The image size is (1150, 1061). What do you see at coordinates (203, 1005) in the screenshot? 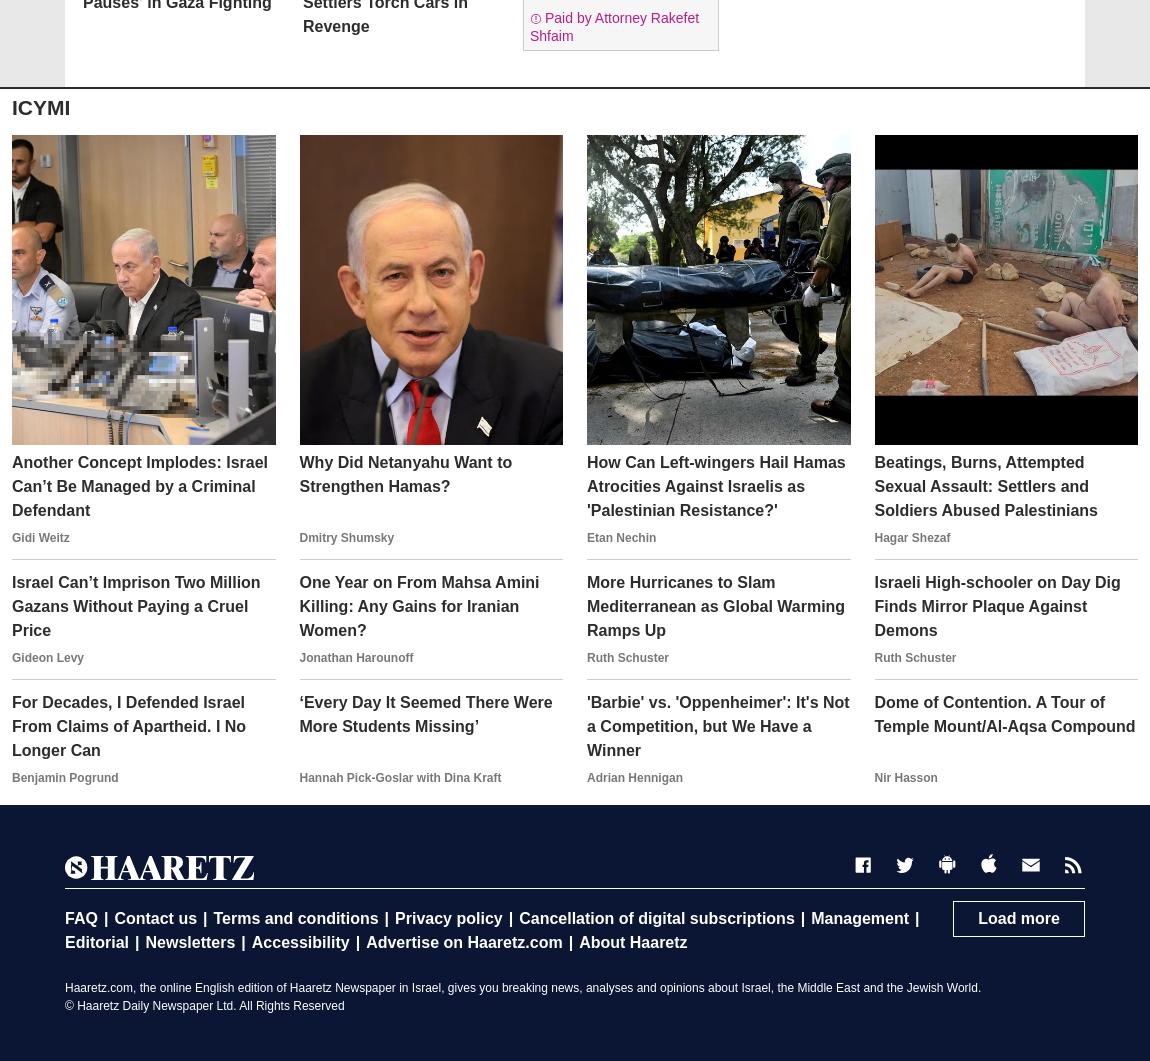
I see `'© Haaretz Daily Newspaper Ltd. All Rights Reserved'` at bounding box center [203, 1005].